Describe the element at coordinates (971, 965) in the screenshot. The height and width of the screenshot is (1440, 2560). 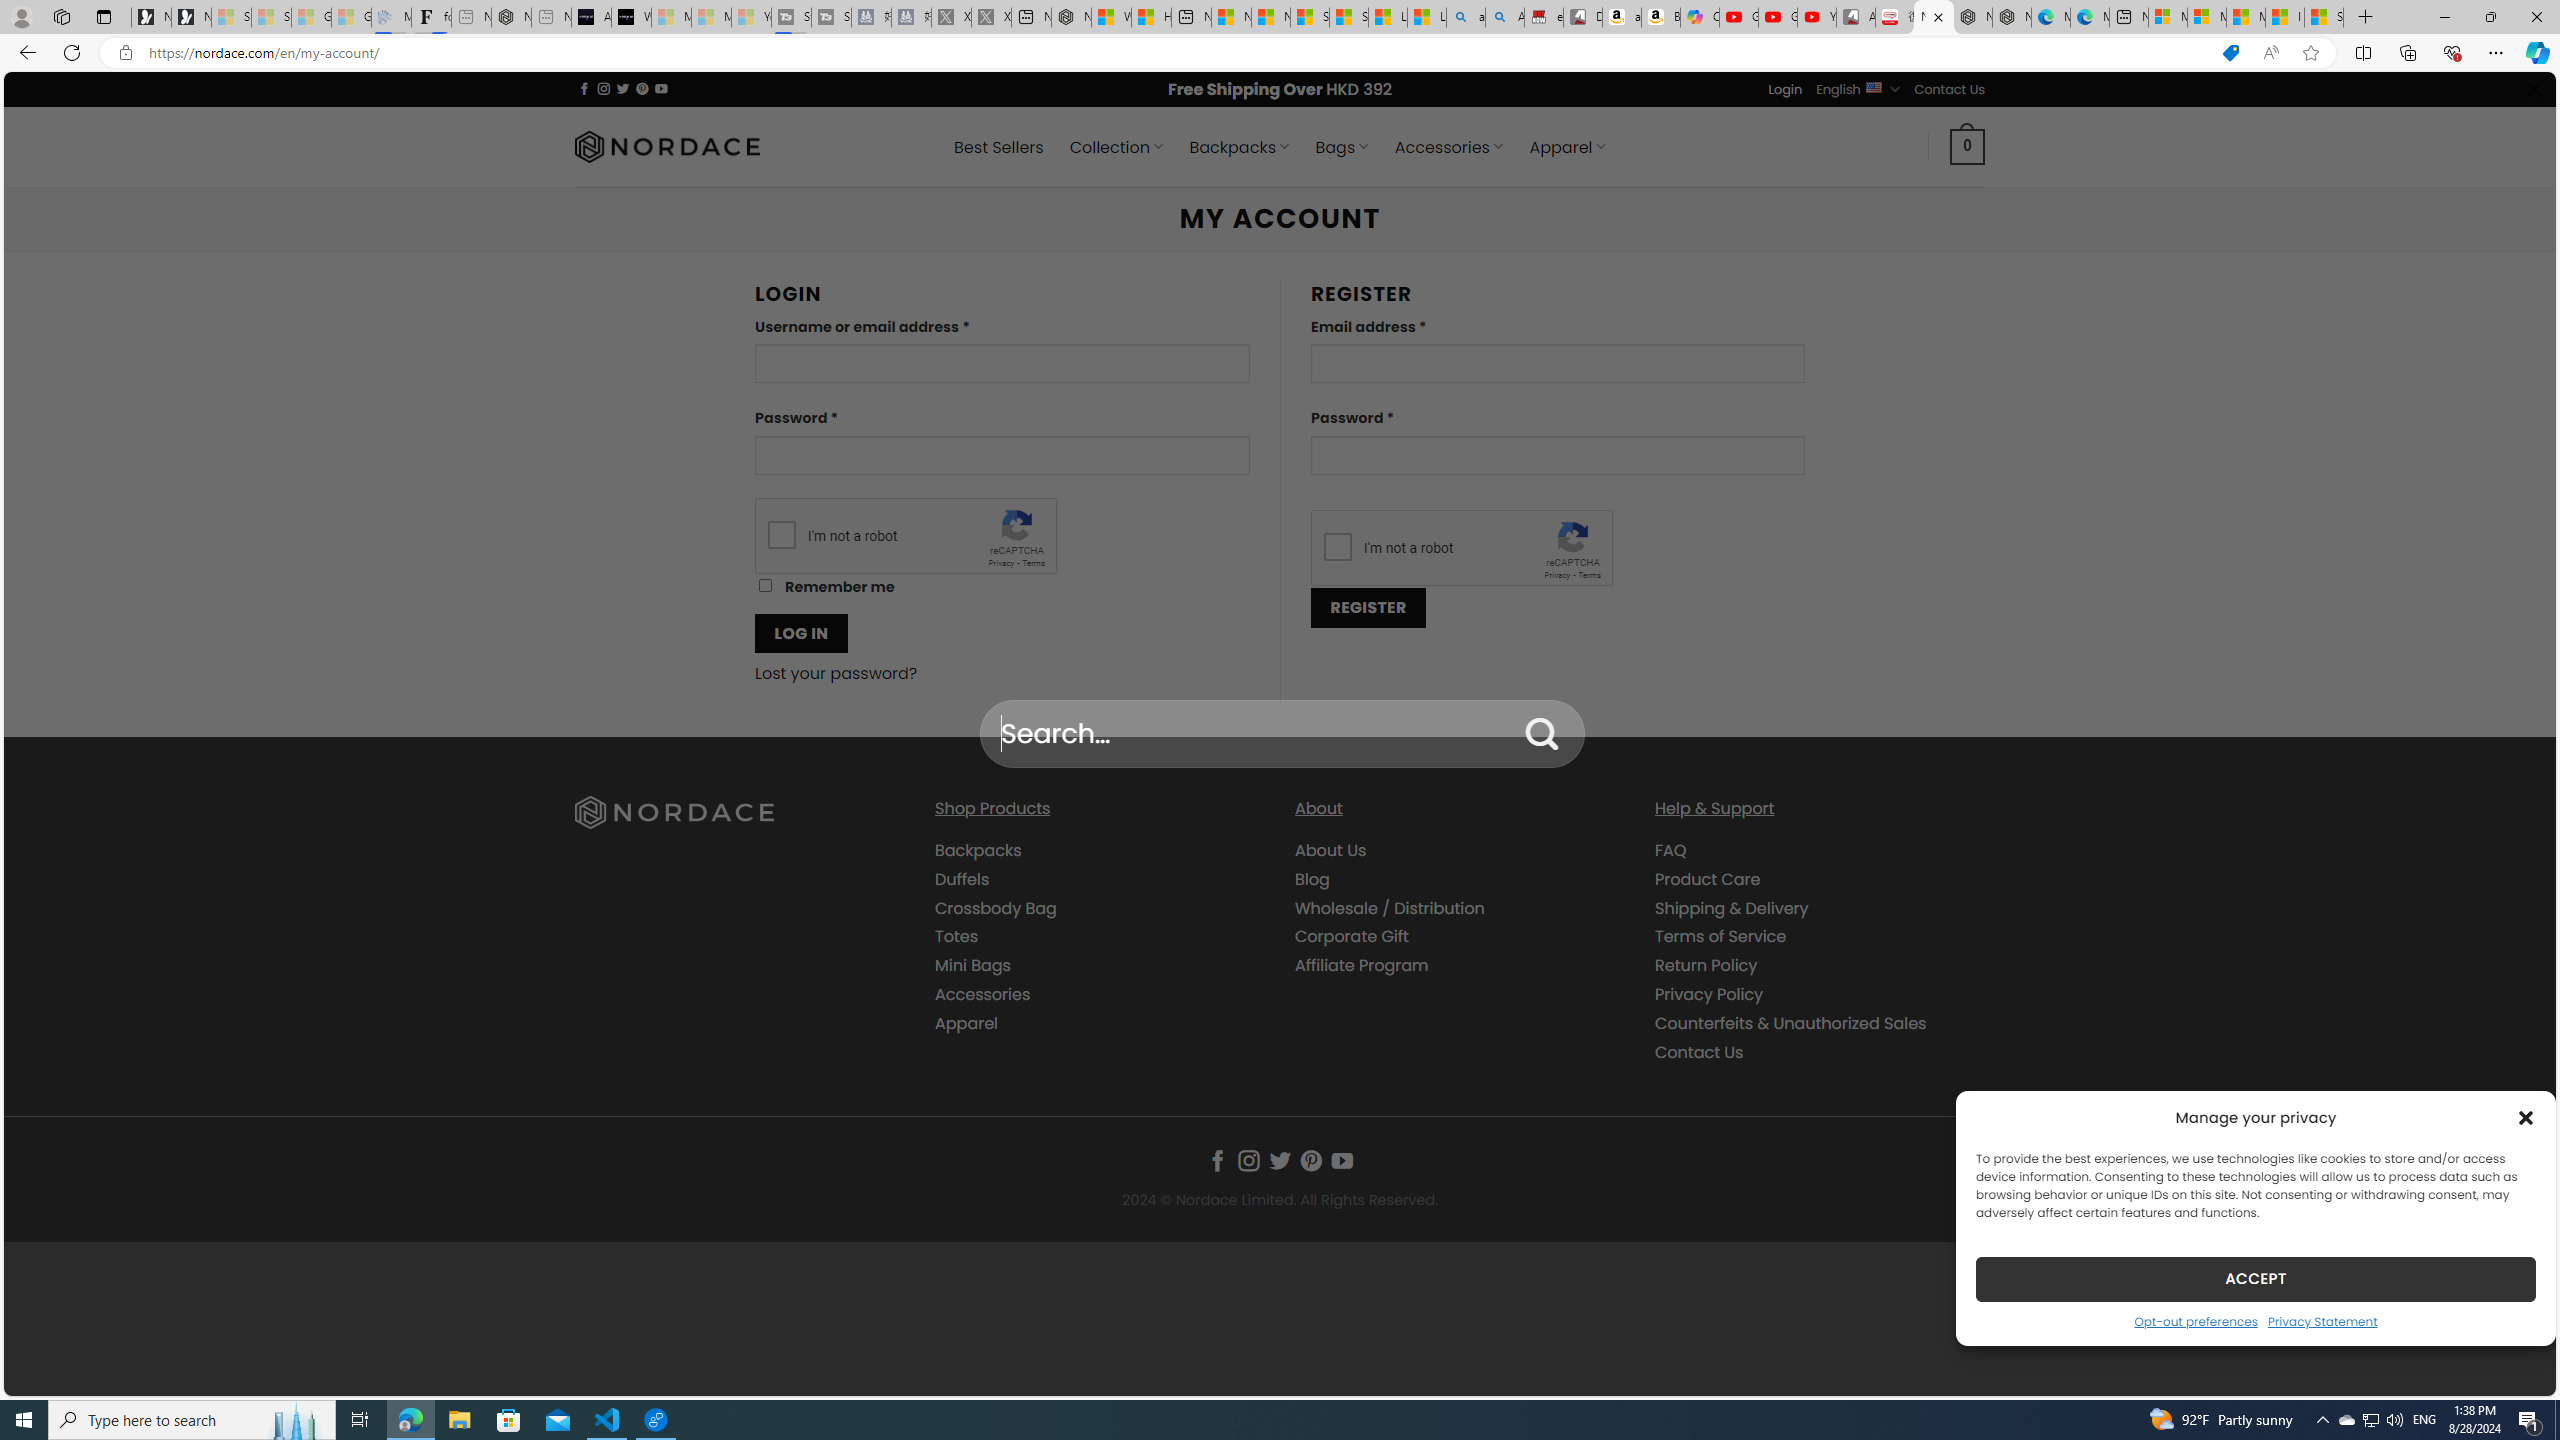
I see `'Mini Bags'` at that location.